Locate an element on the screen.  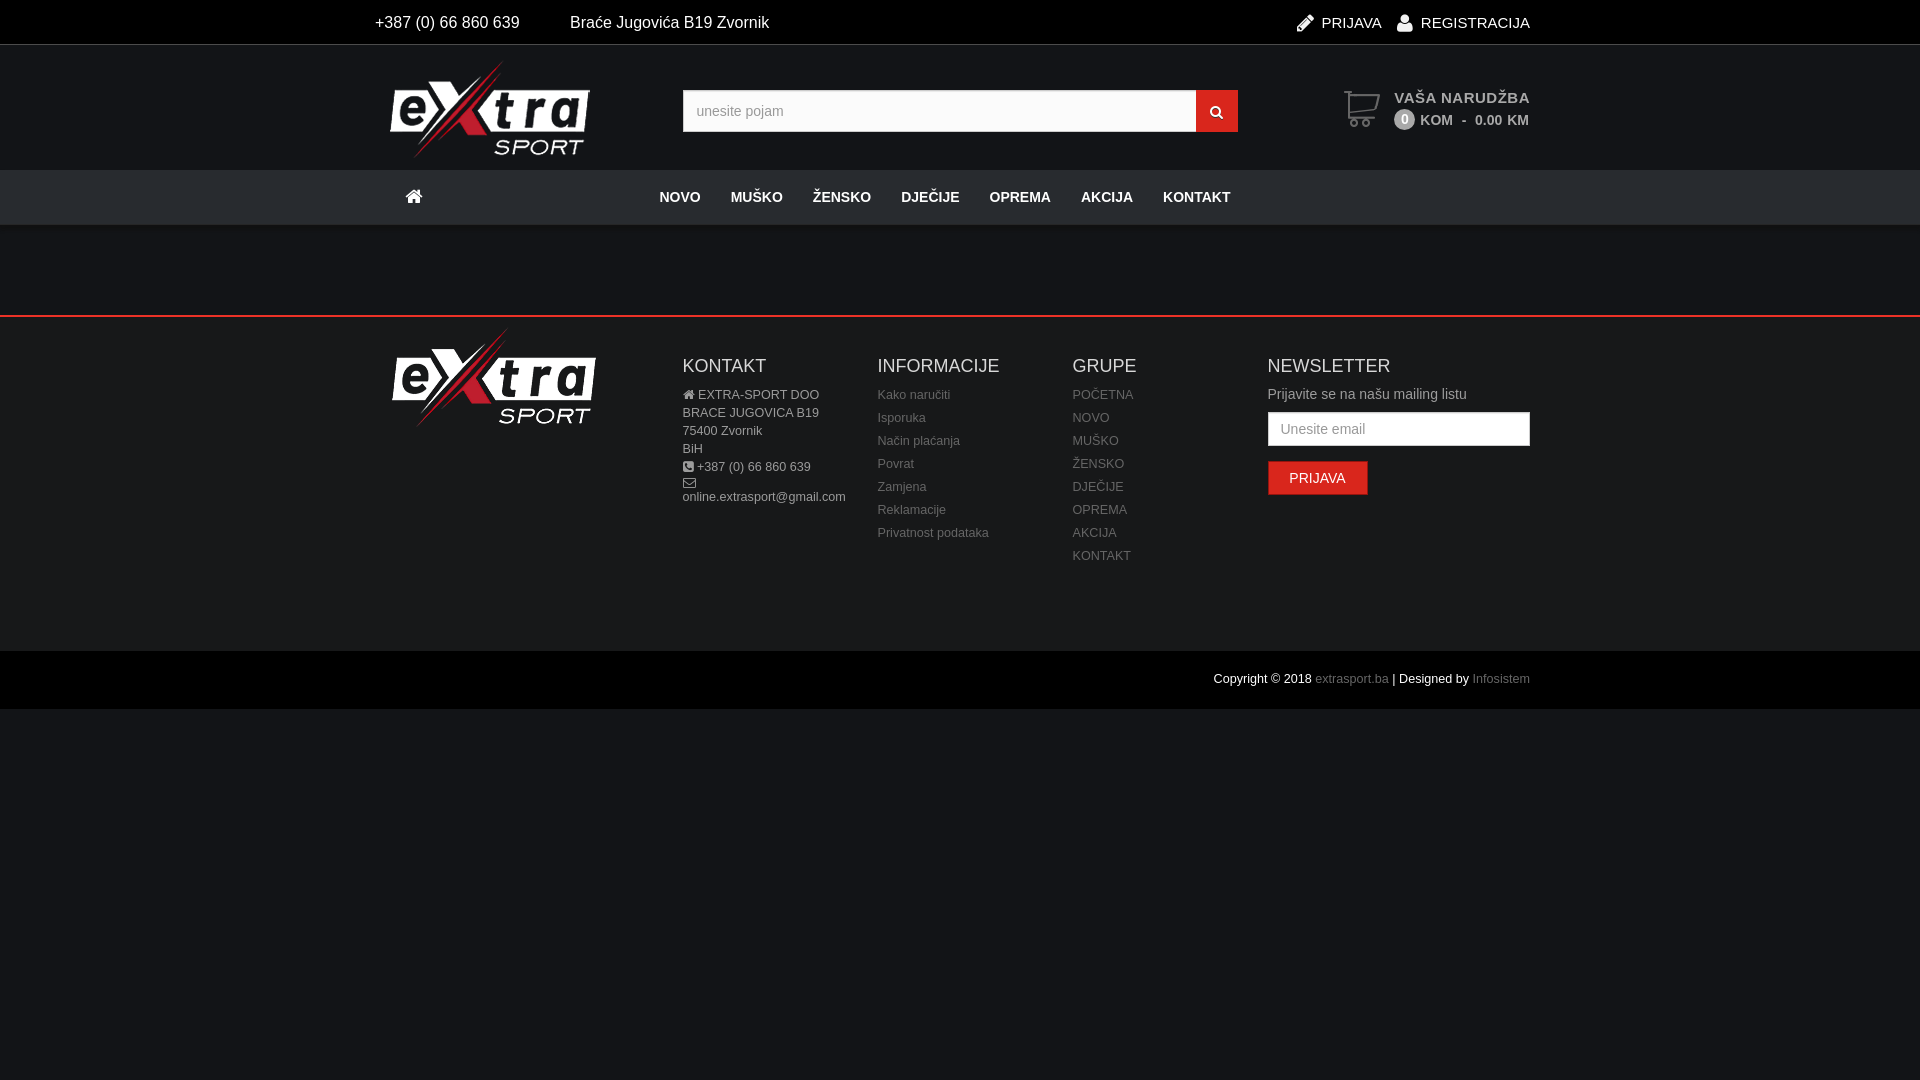
'Isporuka' is located at coordinates (901, 416).